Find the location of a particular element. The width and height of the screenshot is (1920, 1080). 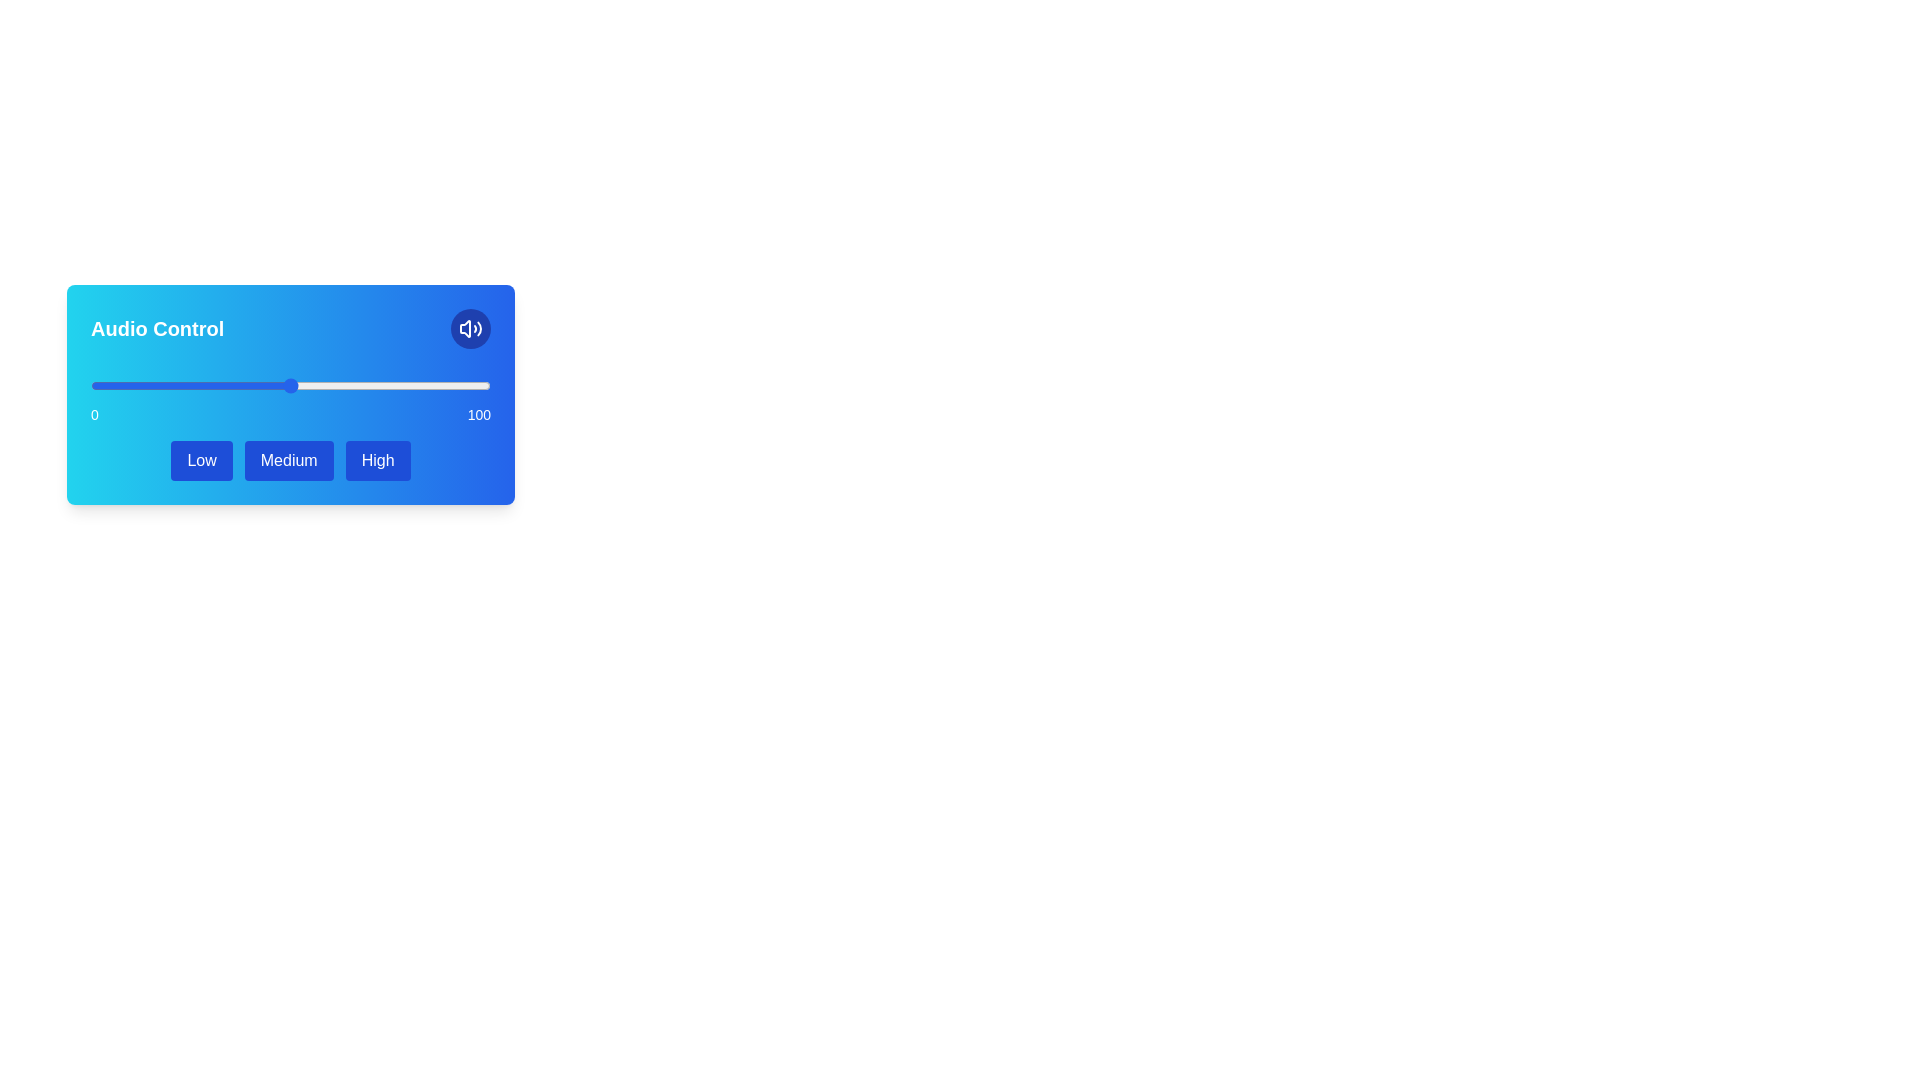

the 'Low' button located at the bottom-center of the 'Audio Control' section is located at coordinates (201, 461).